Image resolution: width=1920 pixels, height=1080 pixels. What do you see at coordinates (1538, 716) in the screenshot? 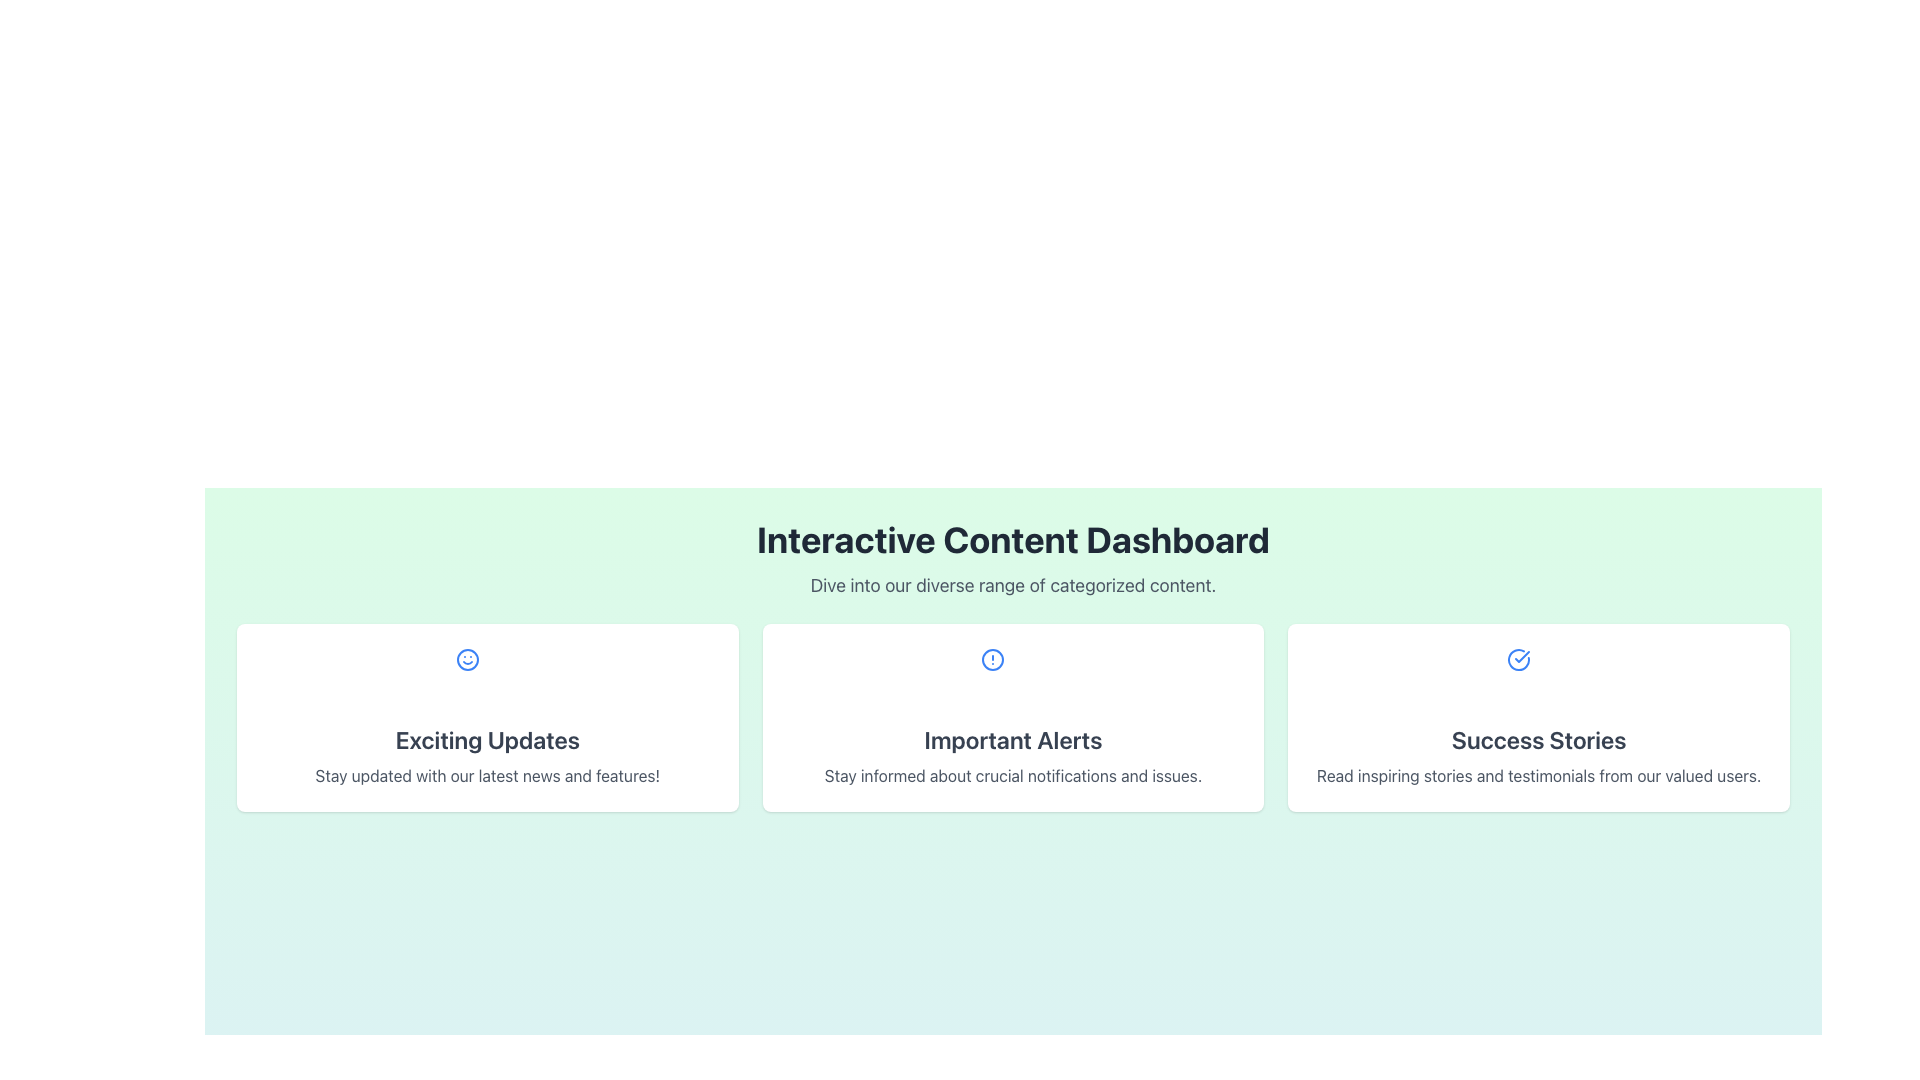
I see `the rightmost card in the three-column grid layout` at bounding box center [1538, 716].